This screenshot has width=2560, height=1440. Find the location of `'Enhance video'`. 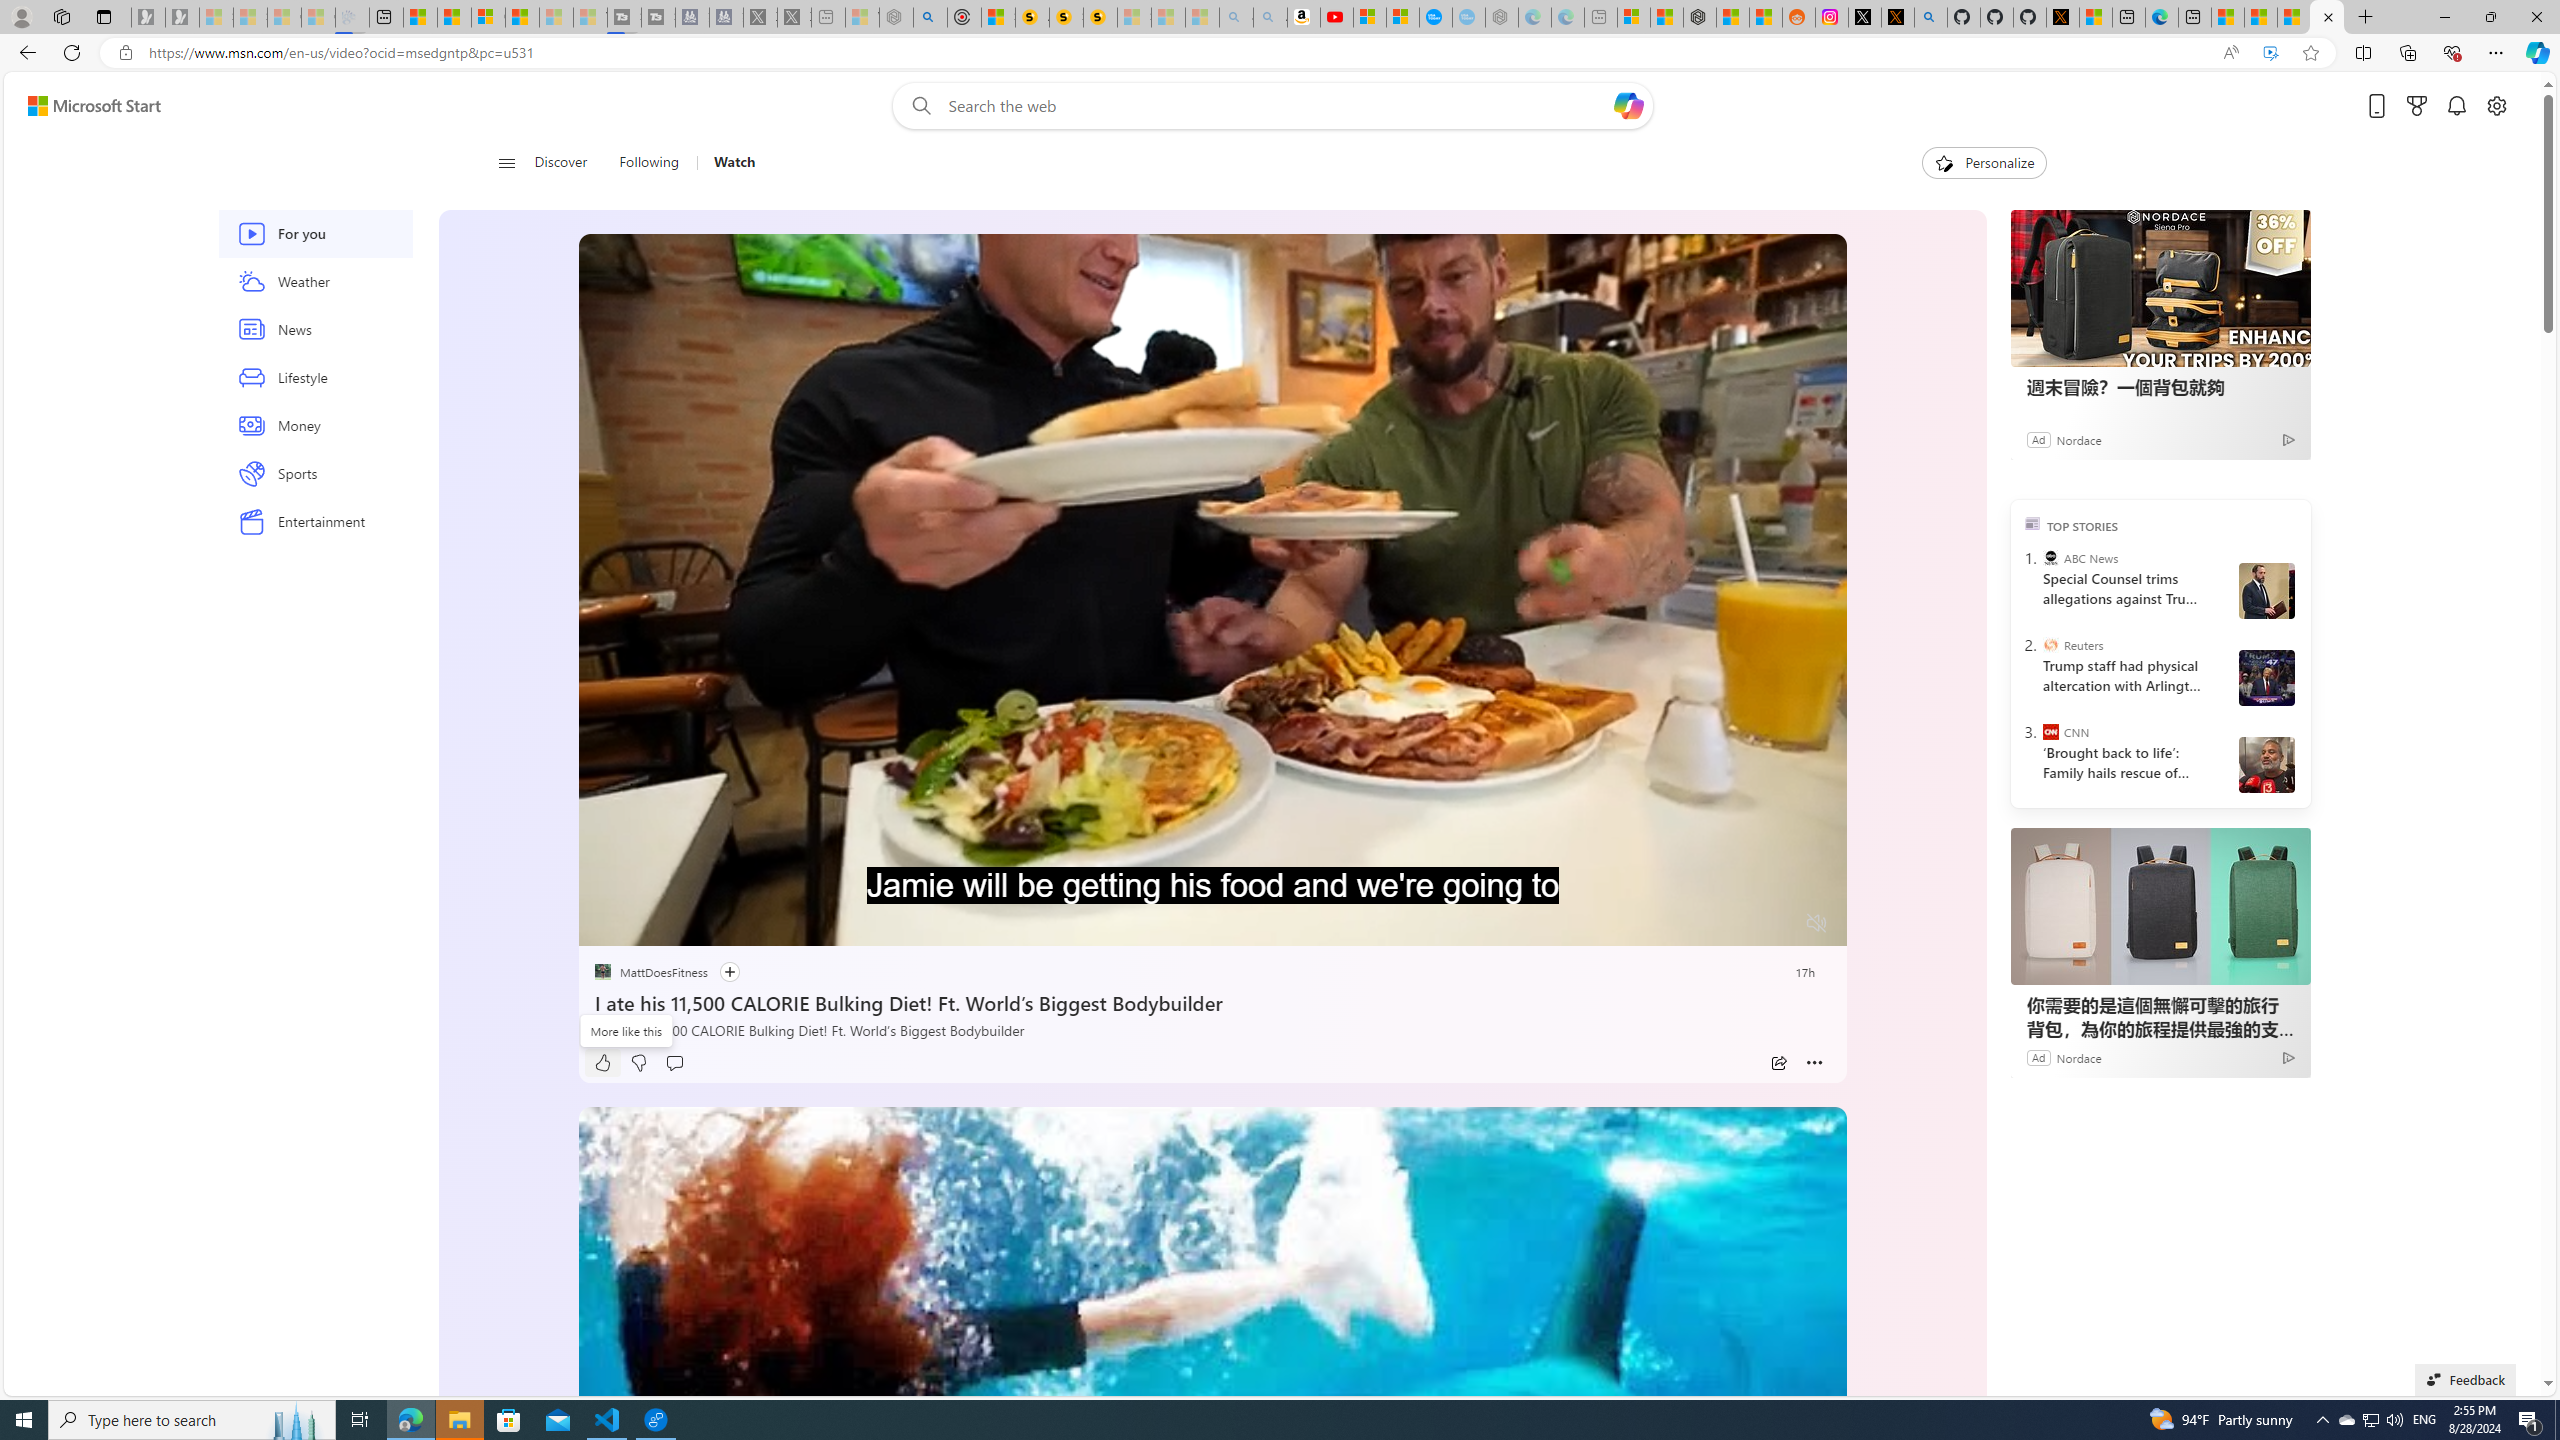

'Enhance video' is located at coordinates (2270, 53).